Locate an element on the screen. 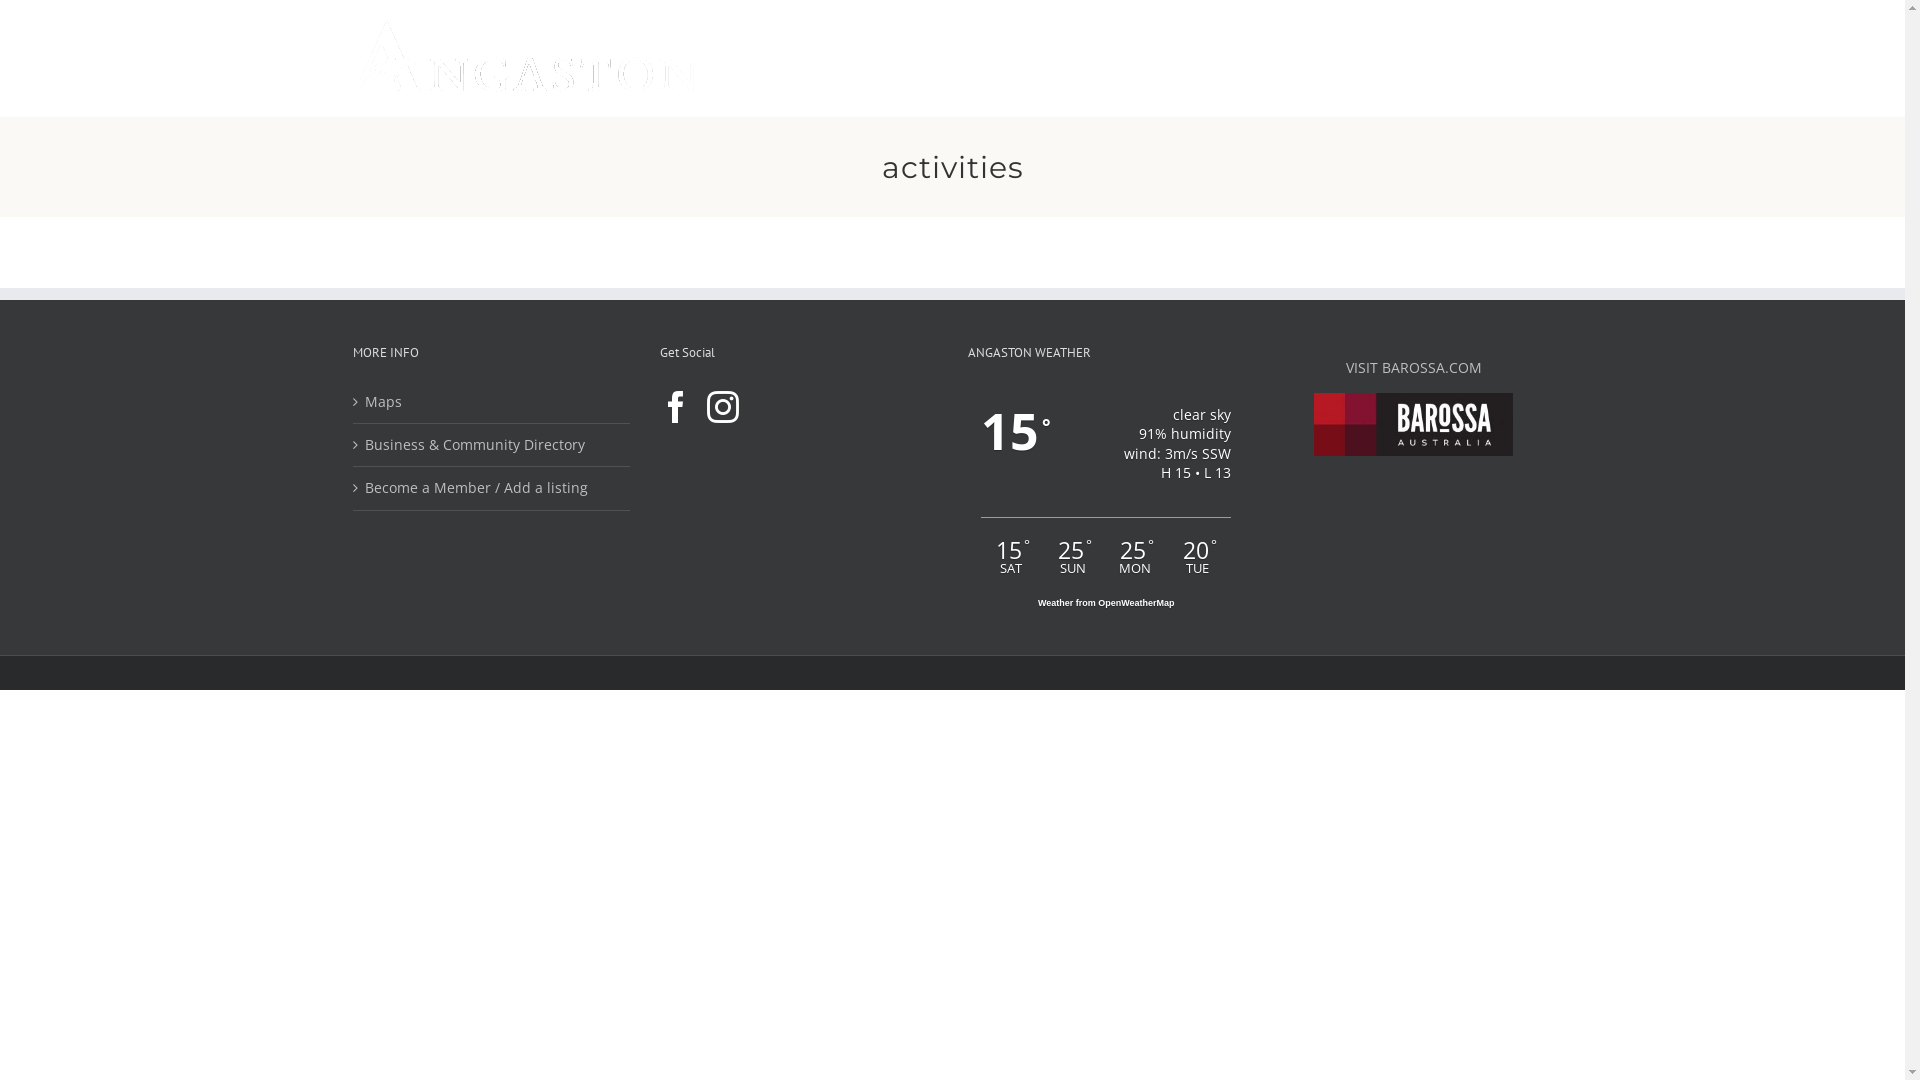 The image size is (1920, 1080). 'EAT' is located at coordinates (1126, 57).